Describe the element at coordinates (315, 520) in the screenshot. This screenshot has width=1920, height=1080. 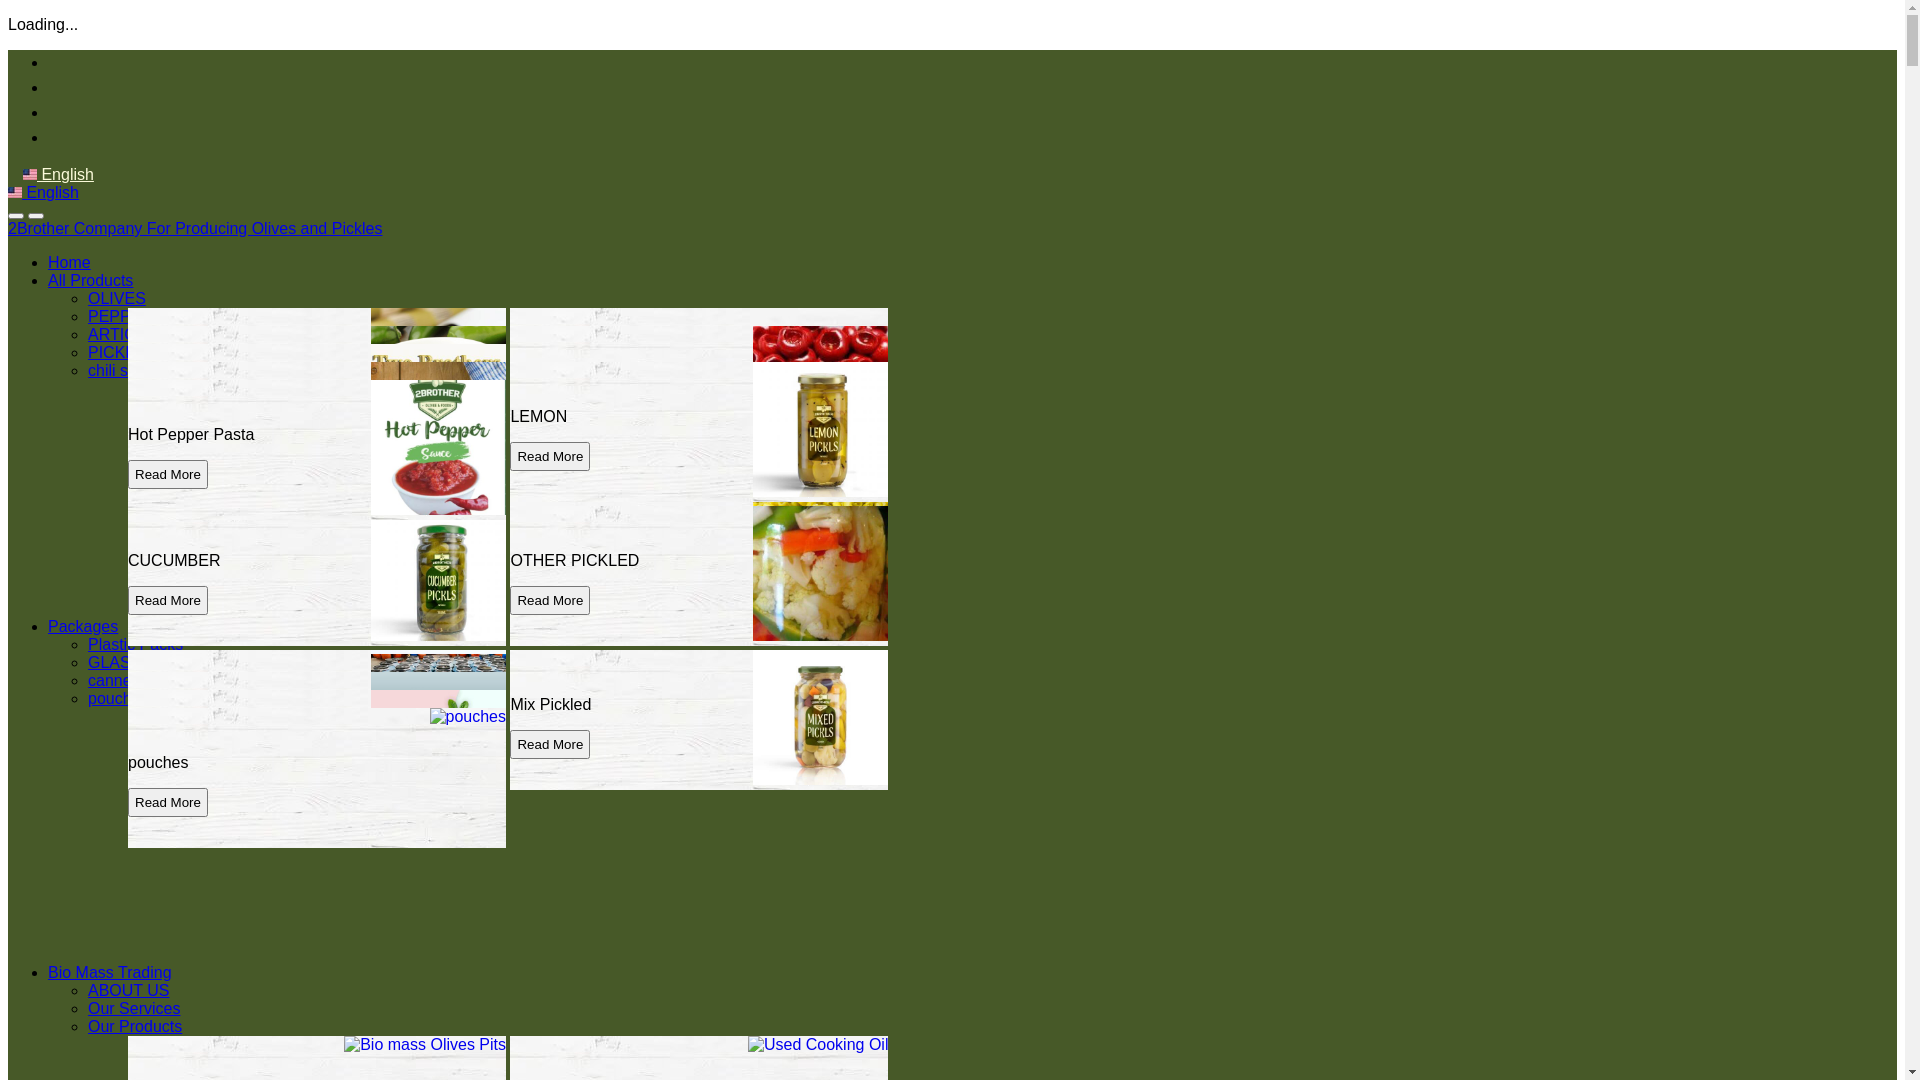
I see `'Kalamata Olives` at that location.